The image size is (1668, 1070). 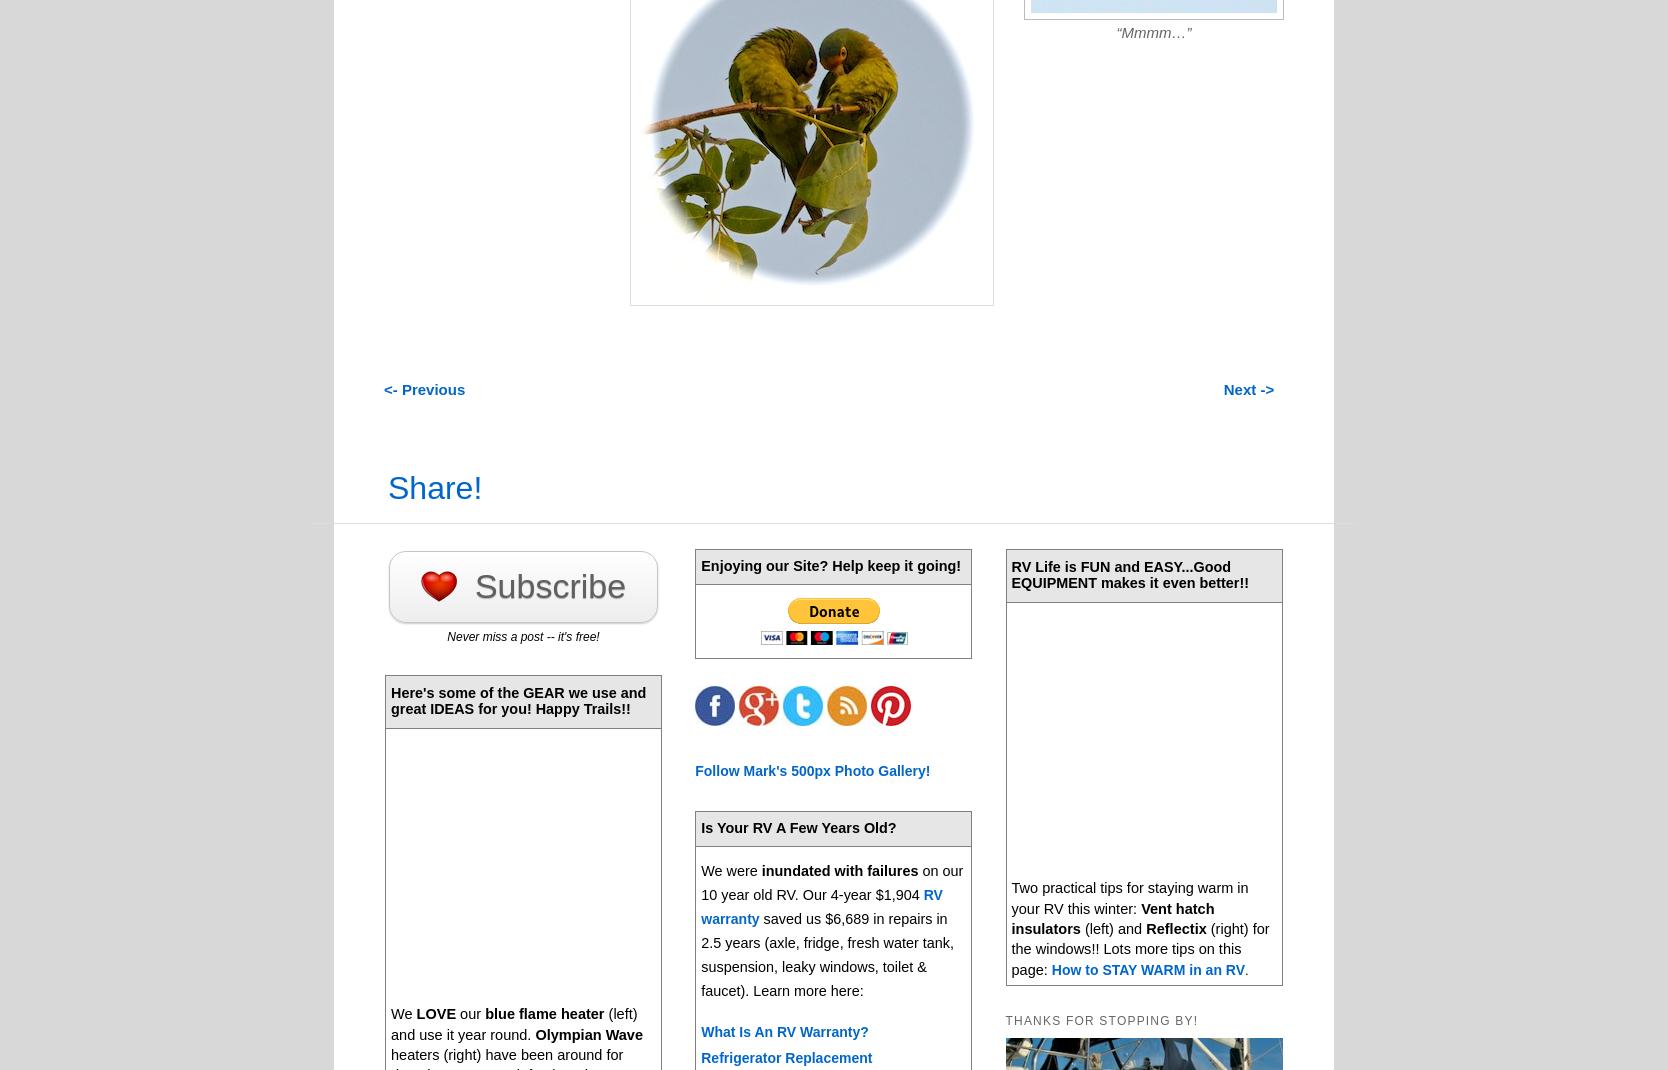 What do you see at coordinates (1140, 947) in the screenshot?
I see `'(right) for the windows!! Lots more tips on this page:'` at bounding box center [1140, 947].